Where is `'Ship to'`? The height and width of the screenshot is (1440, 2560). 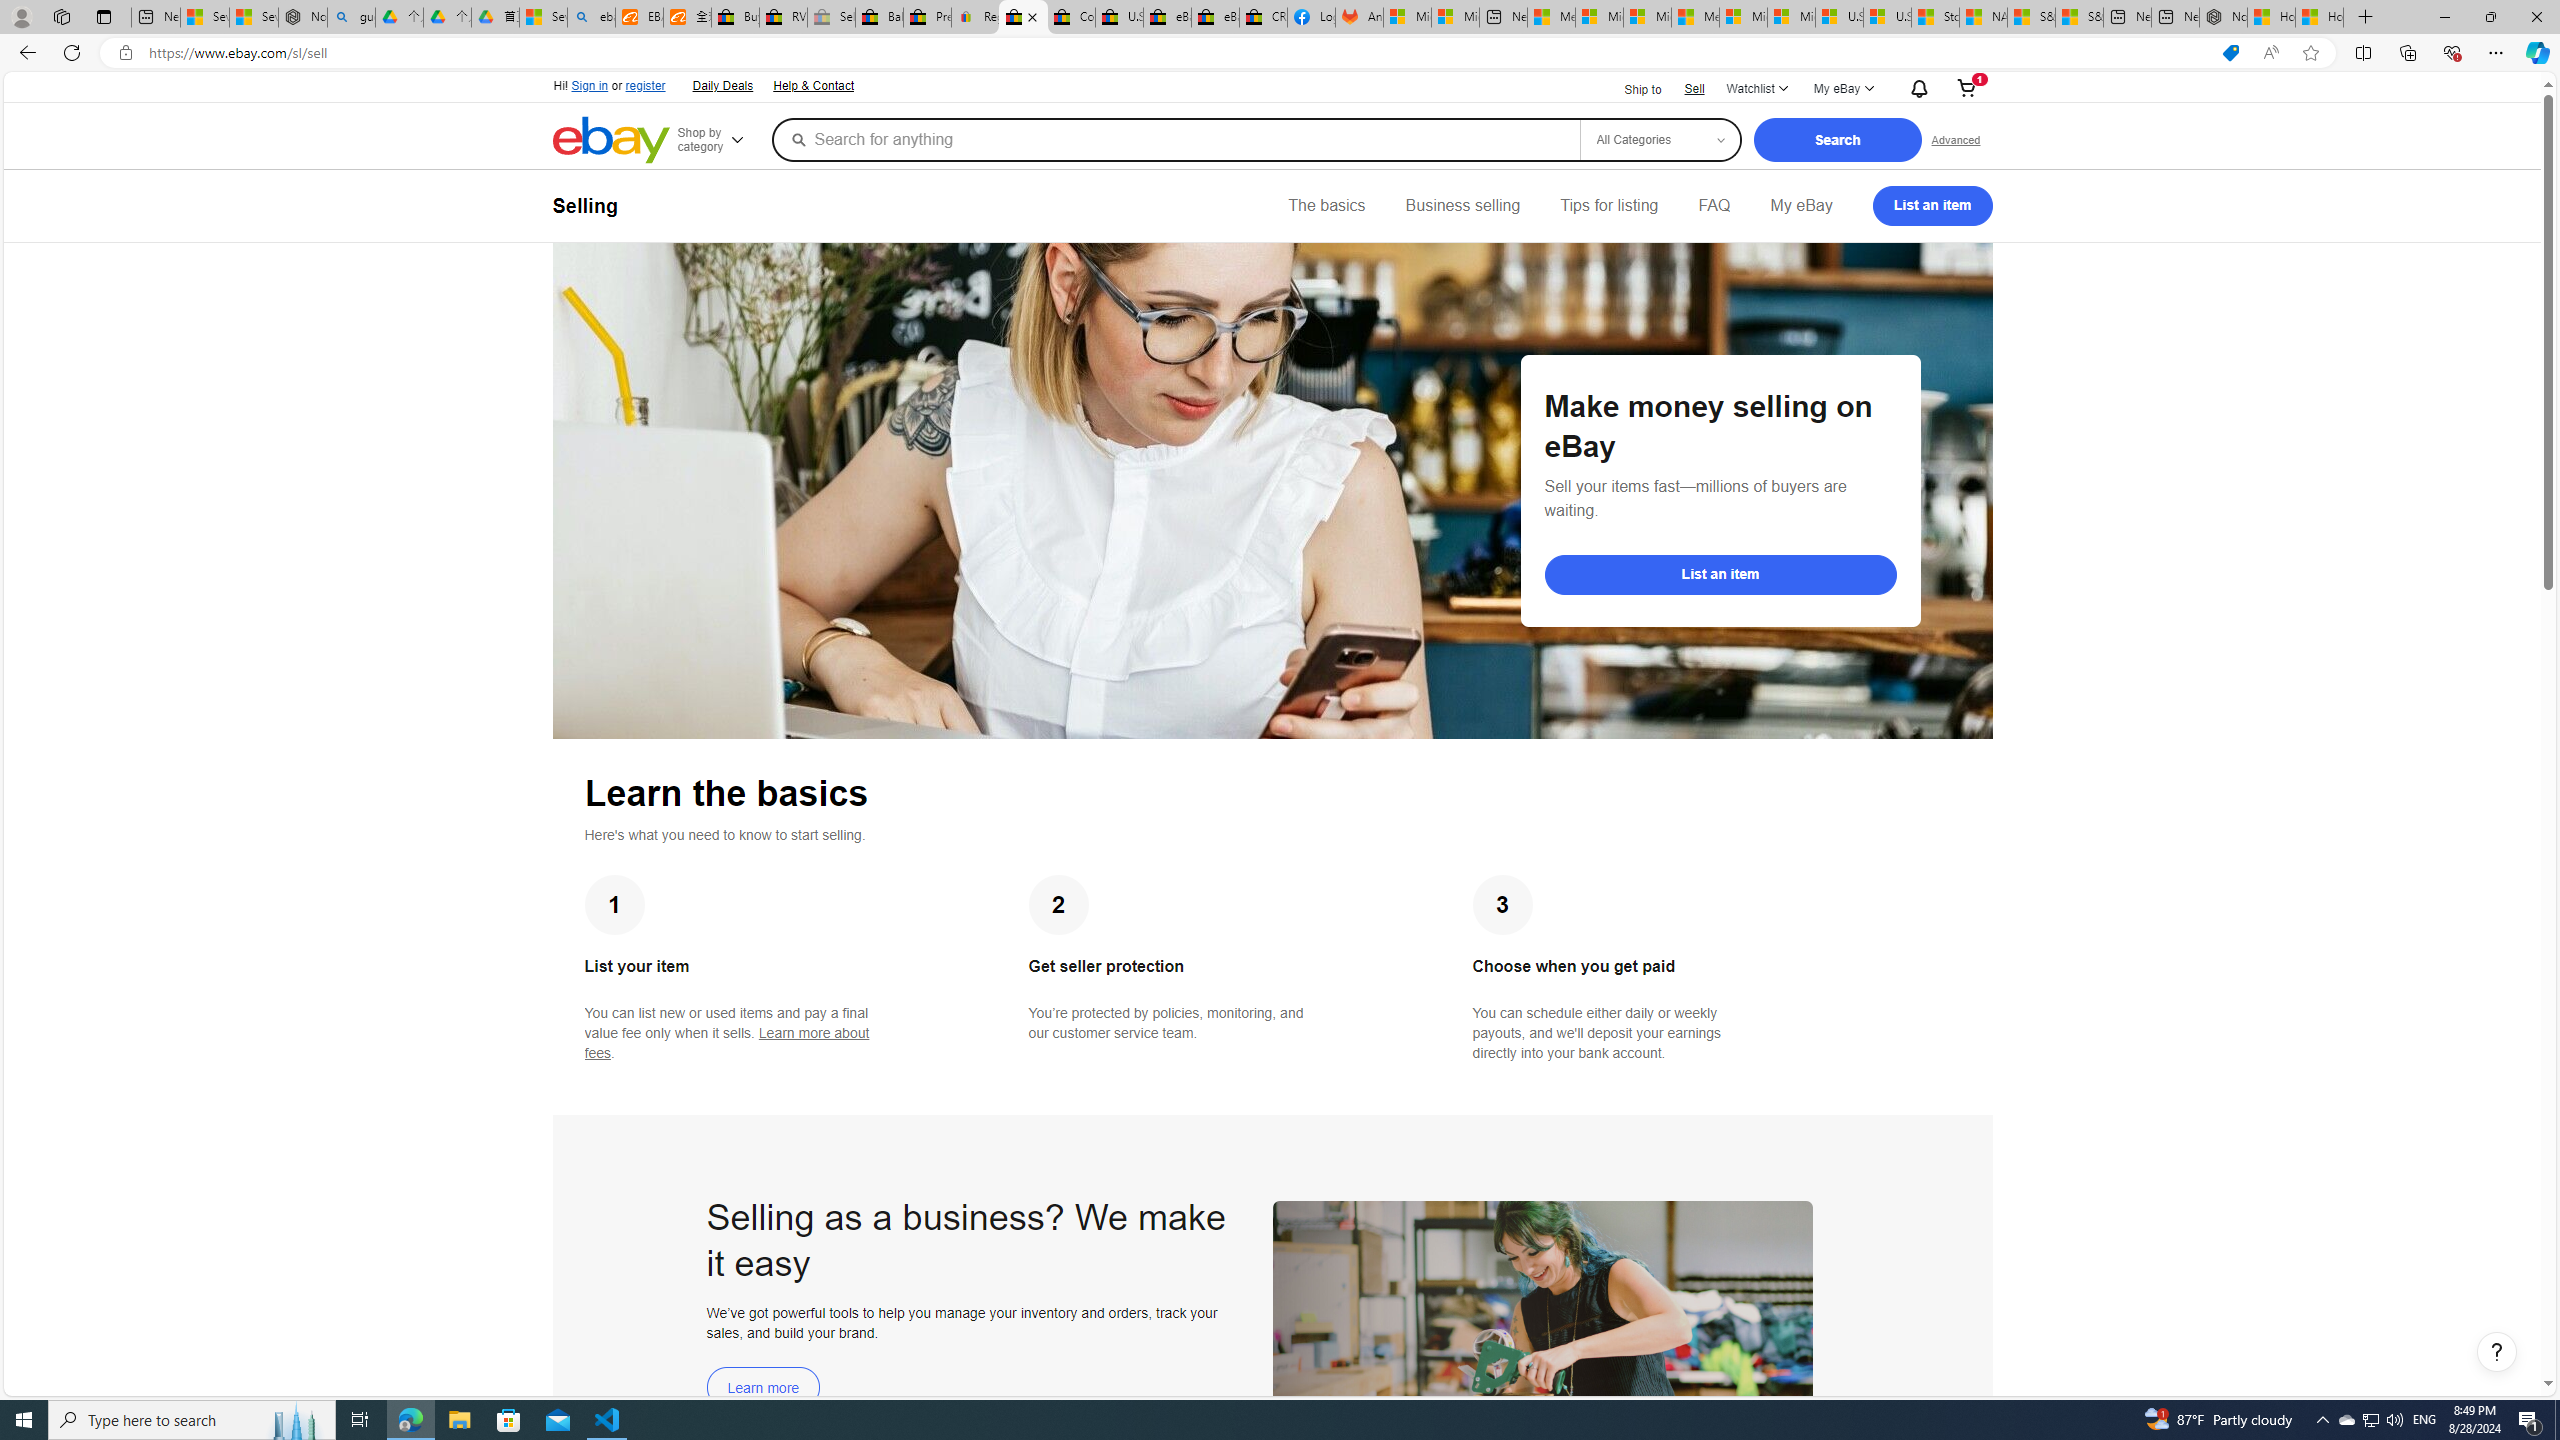 'Ship to' is located at coordinates (1630, 89).